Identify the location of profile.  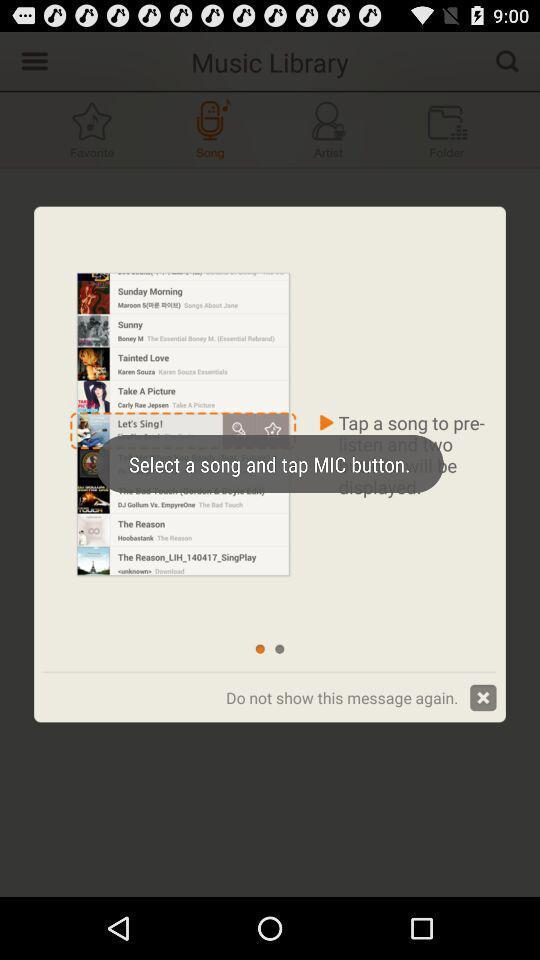
(328, 128).